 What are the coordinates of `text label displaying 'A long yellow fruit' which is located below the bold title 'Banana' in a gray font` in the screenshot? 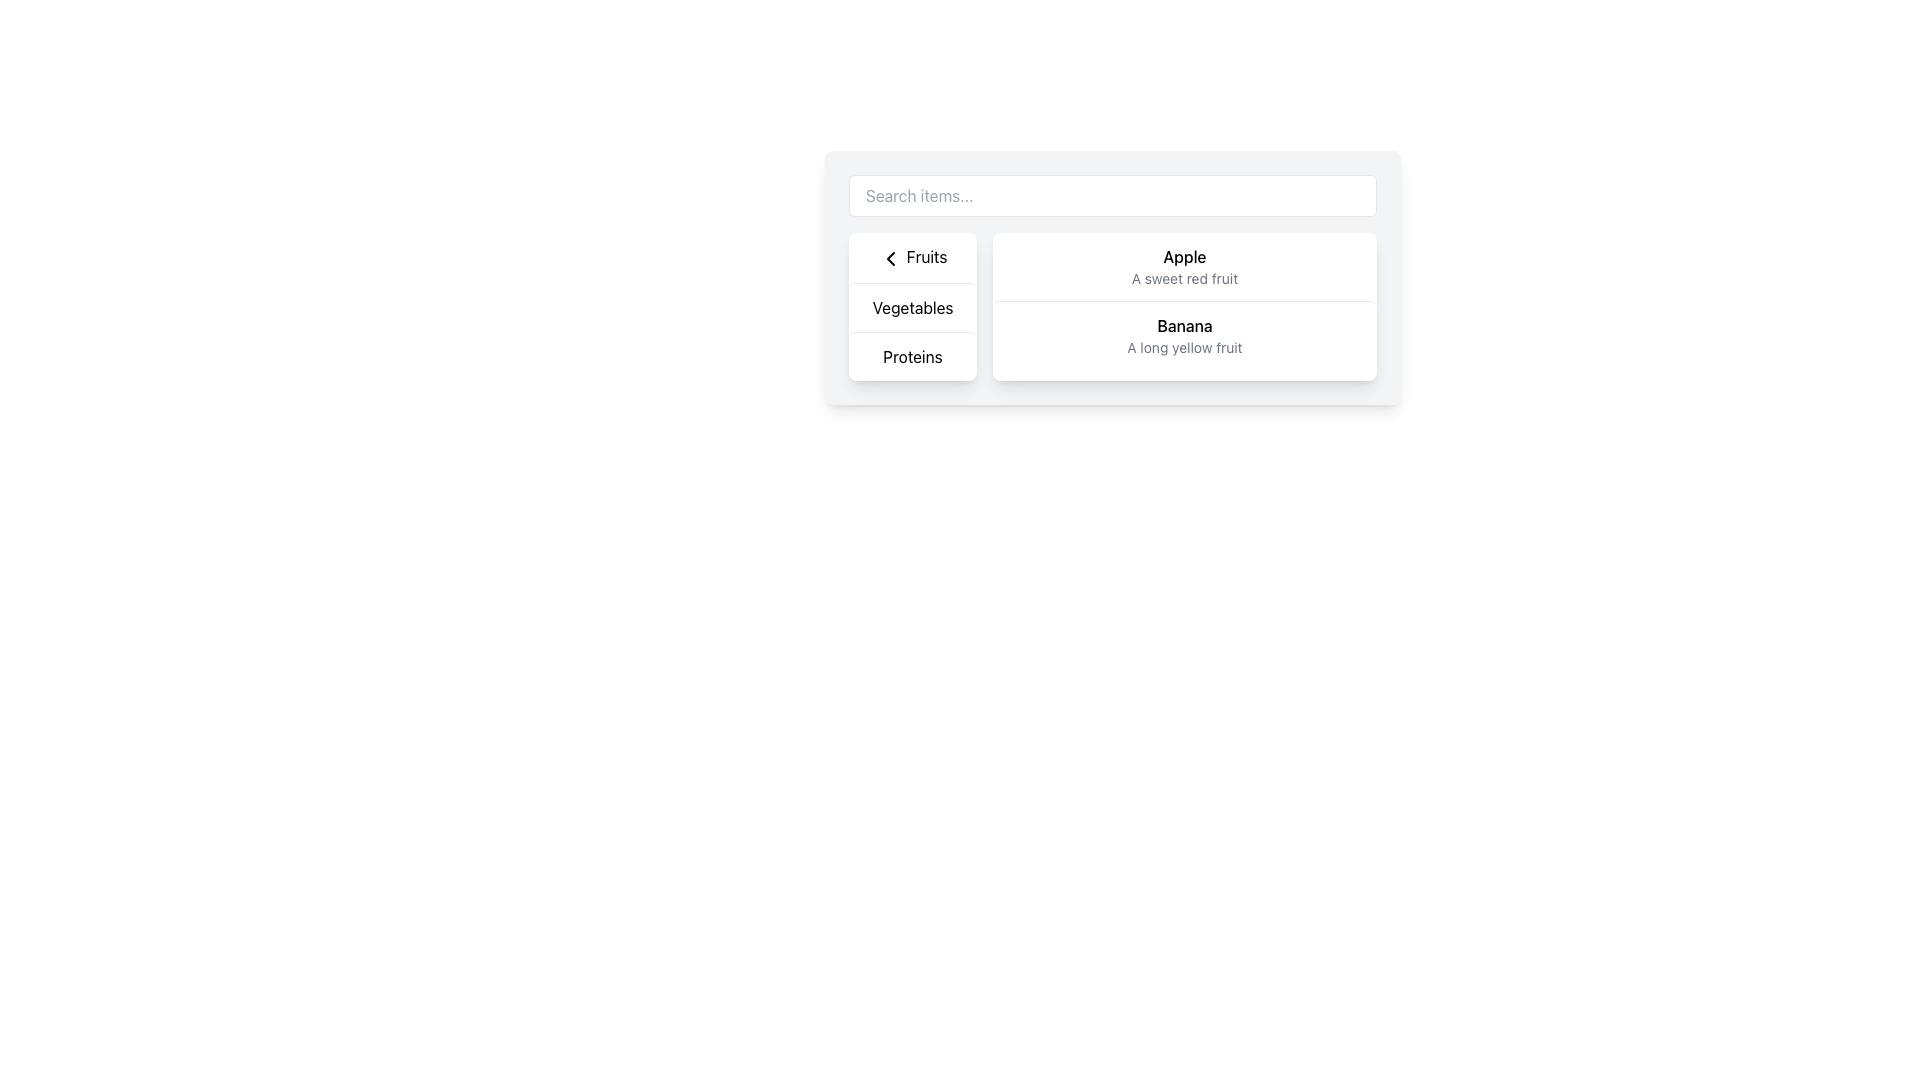 It's located at (1185, 346).